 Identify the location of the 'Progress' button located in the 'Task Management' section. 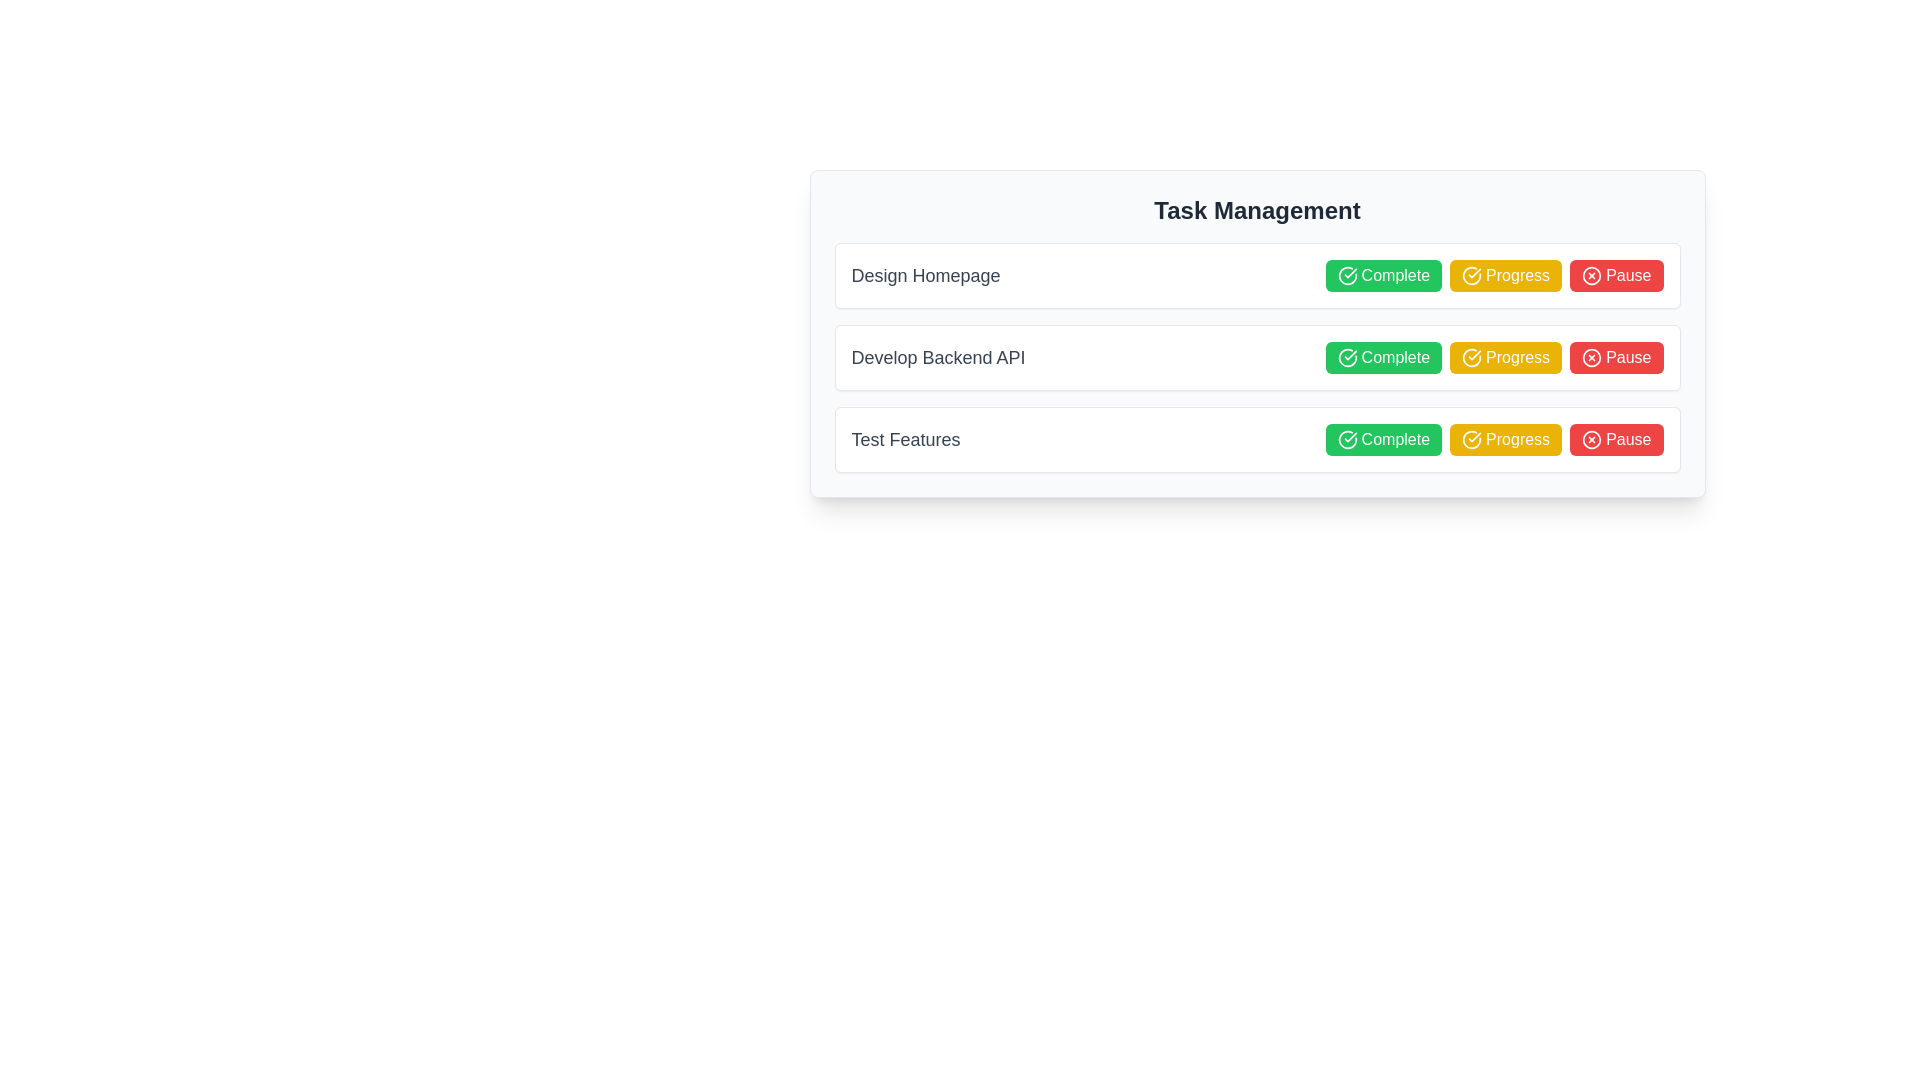
(1506, 438).